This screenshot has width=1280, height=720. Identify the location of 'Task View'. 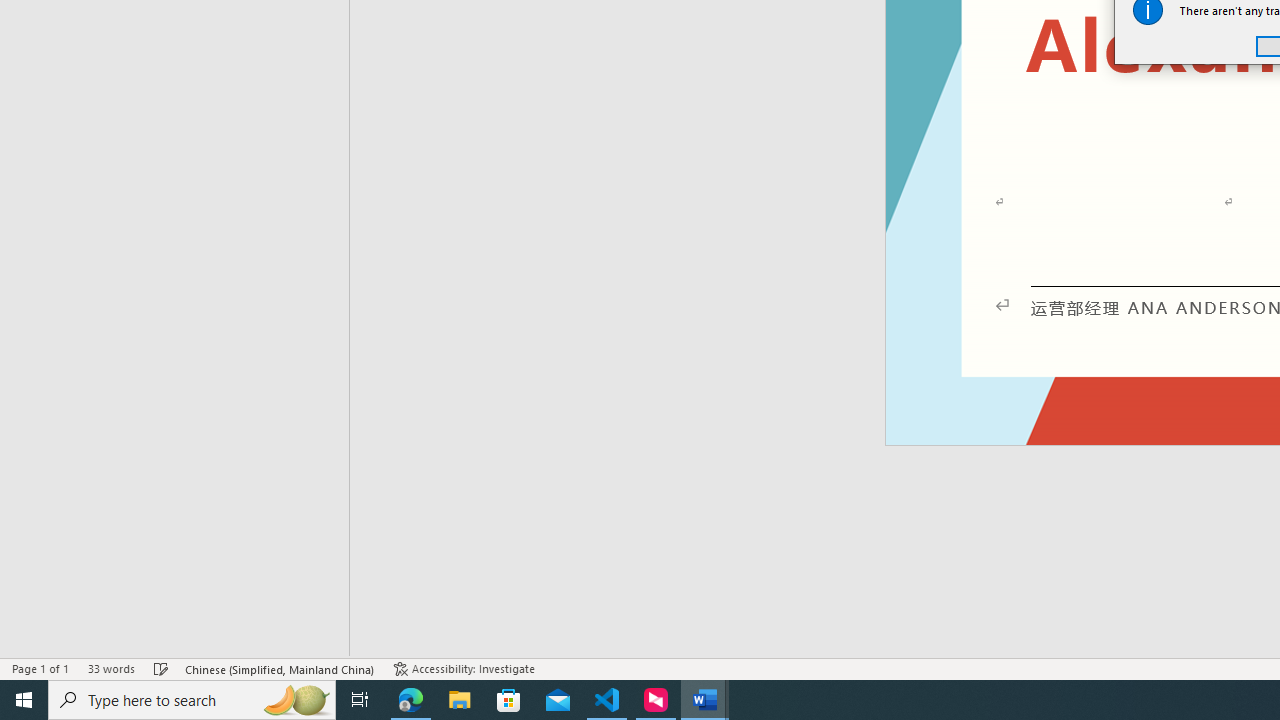
(359, 698).